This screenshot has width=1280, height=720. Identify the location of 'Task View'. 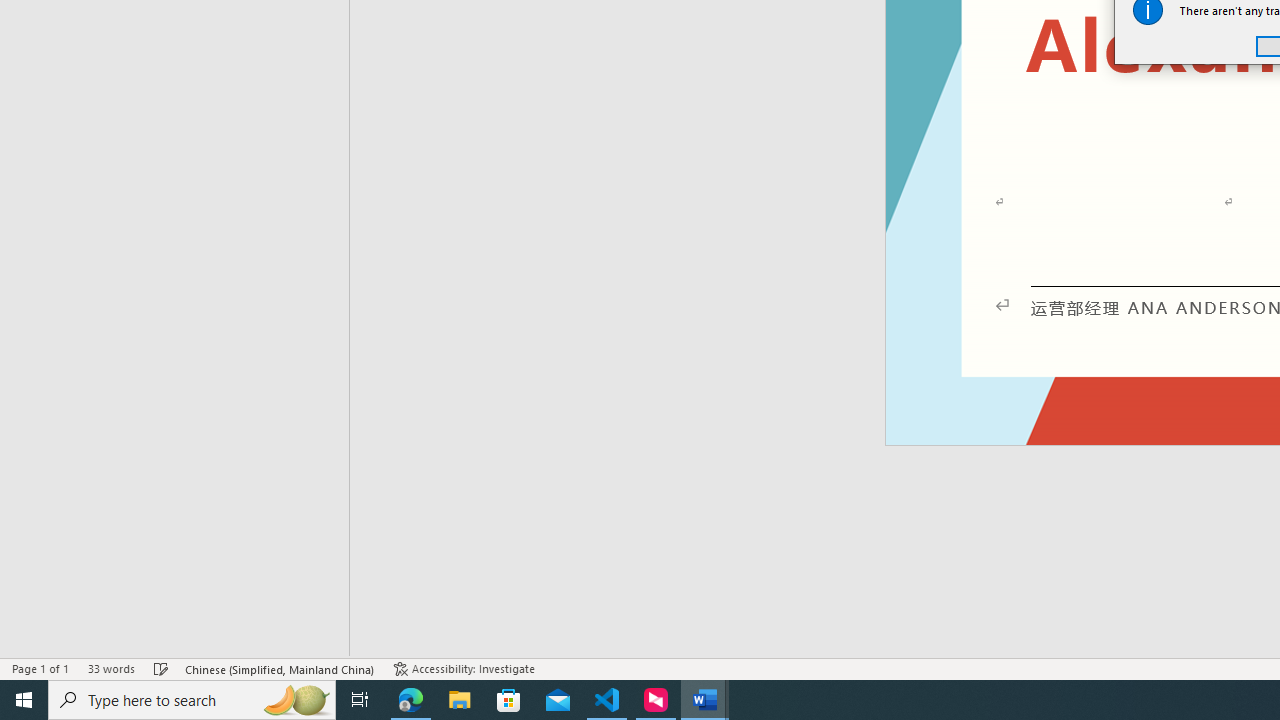
(359, 698).